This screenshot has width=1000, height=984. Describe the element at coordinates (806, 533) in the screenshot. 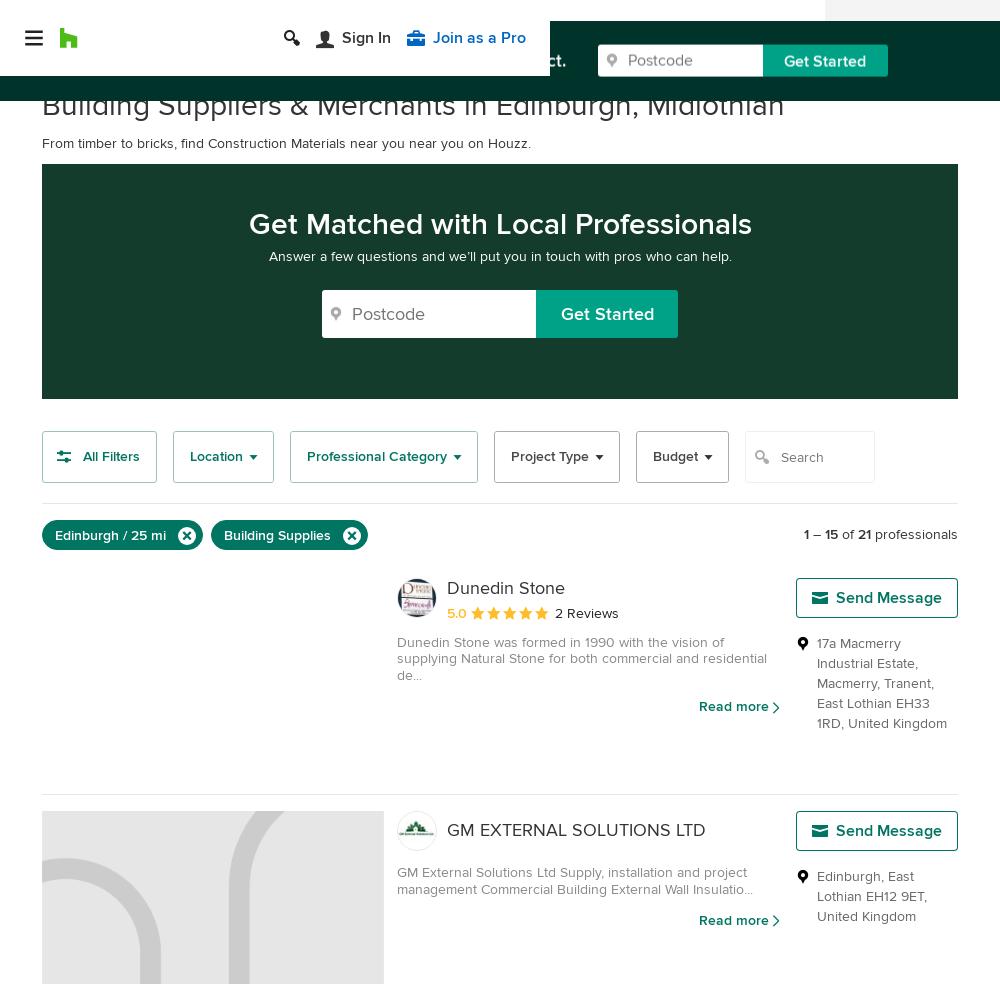

I see `'1'` at that location.